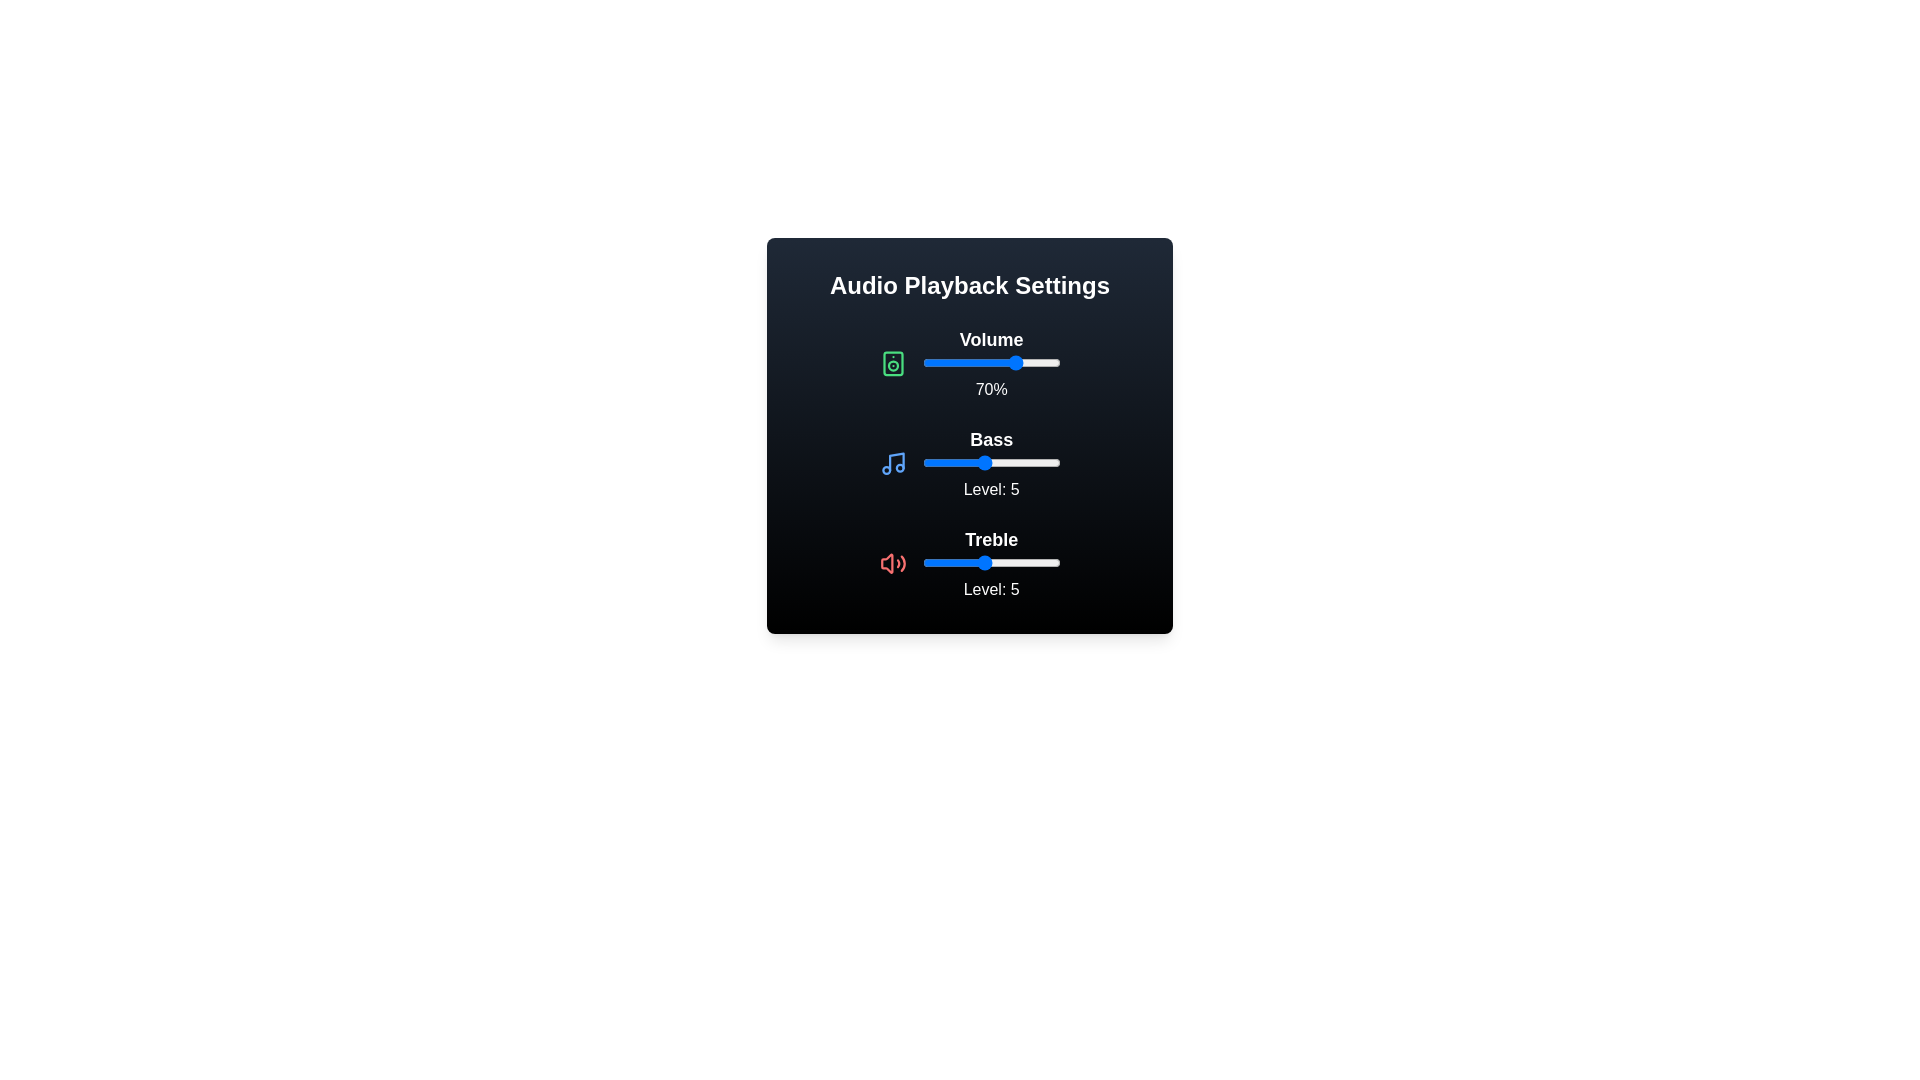 The image size is (1920, 1080). Describe the element at coordinates (1029, 563) in the screenshot. I see `the treble level` at that location.